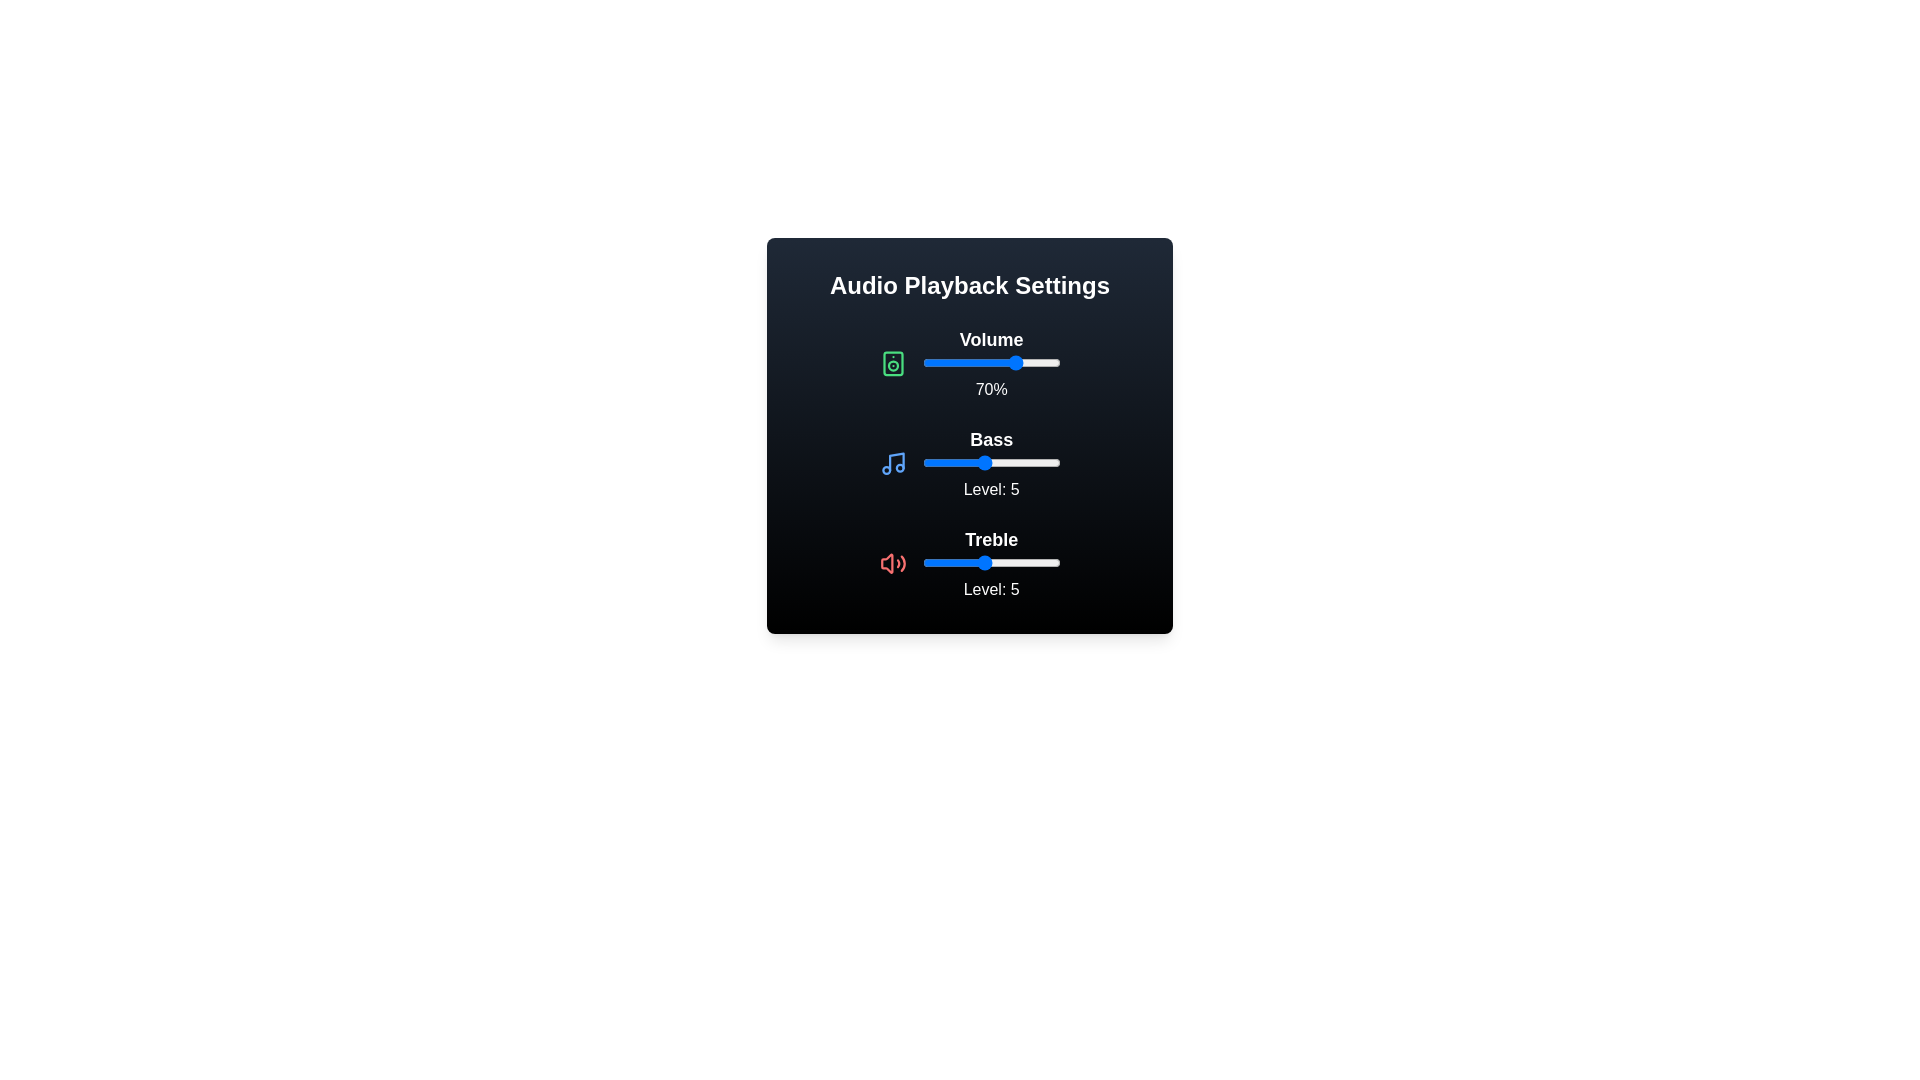 The image size is (1920, 1080). Describe the element at coordinates (1029, 563) in the screenshot. I see `the treble level` at that location.